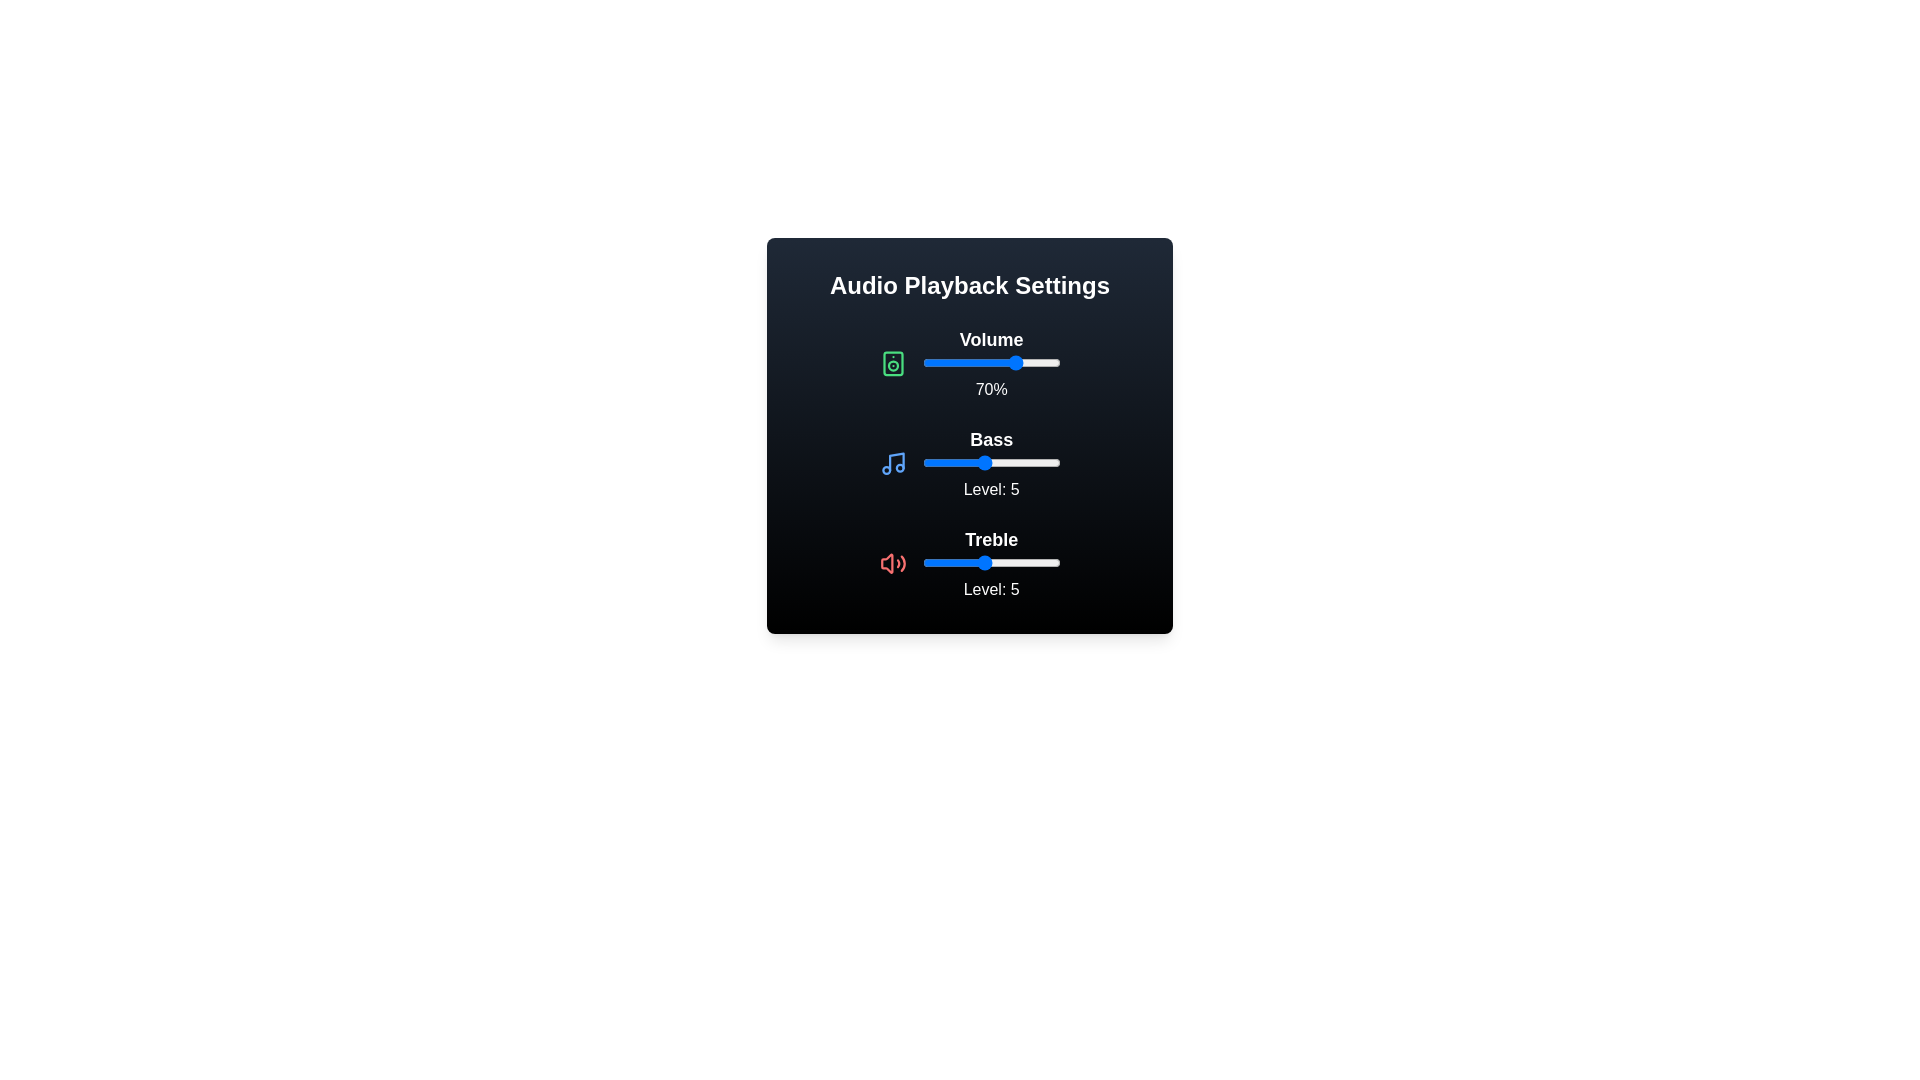 The image size is (1920, 1080). Describe the element at coordinates (1029, 563) in the screenshot. I see `the treble level` at that location.